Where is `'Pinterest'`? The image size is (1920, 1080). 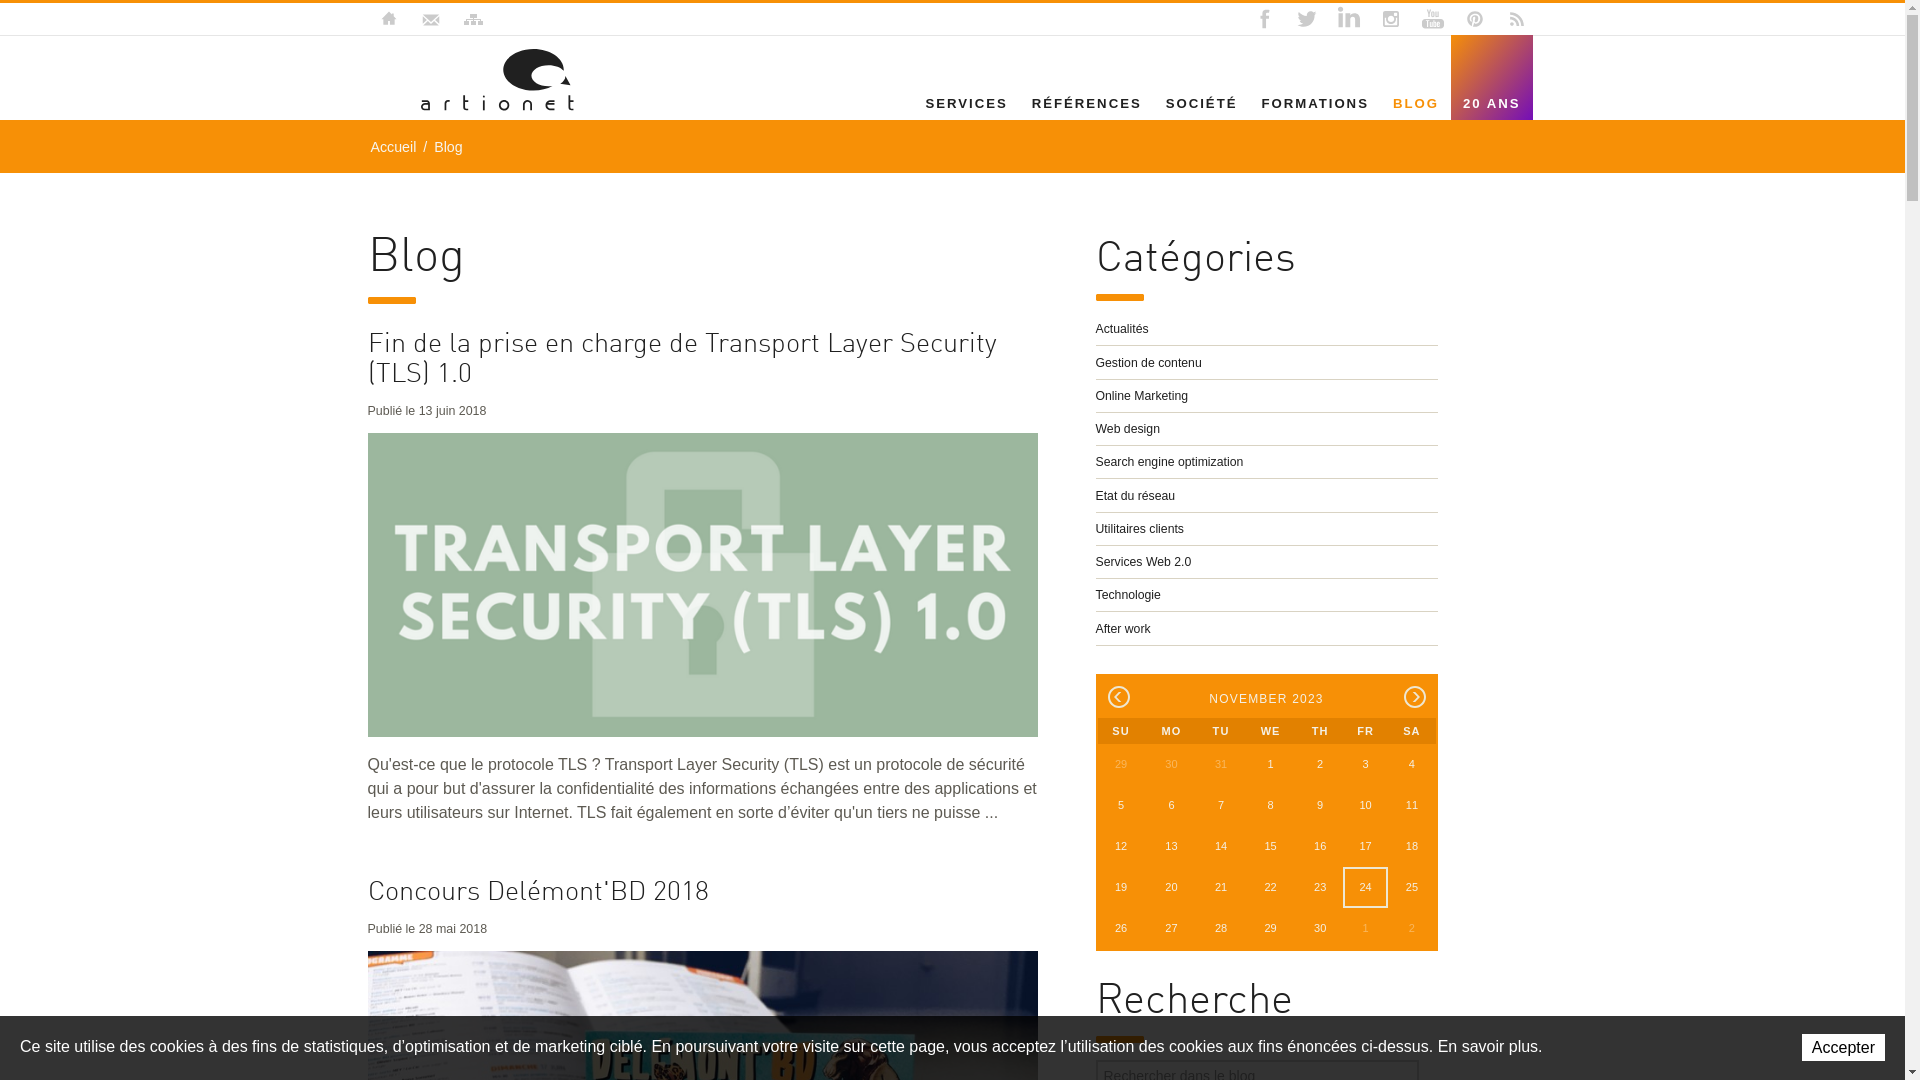 'Pinterest' is located at coordinates (1473, 19).